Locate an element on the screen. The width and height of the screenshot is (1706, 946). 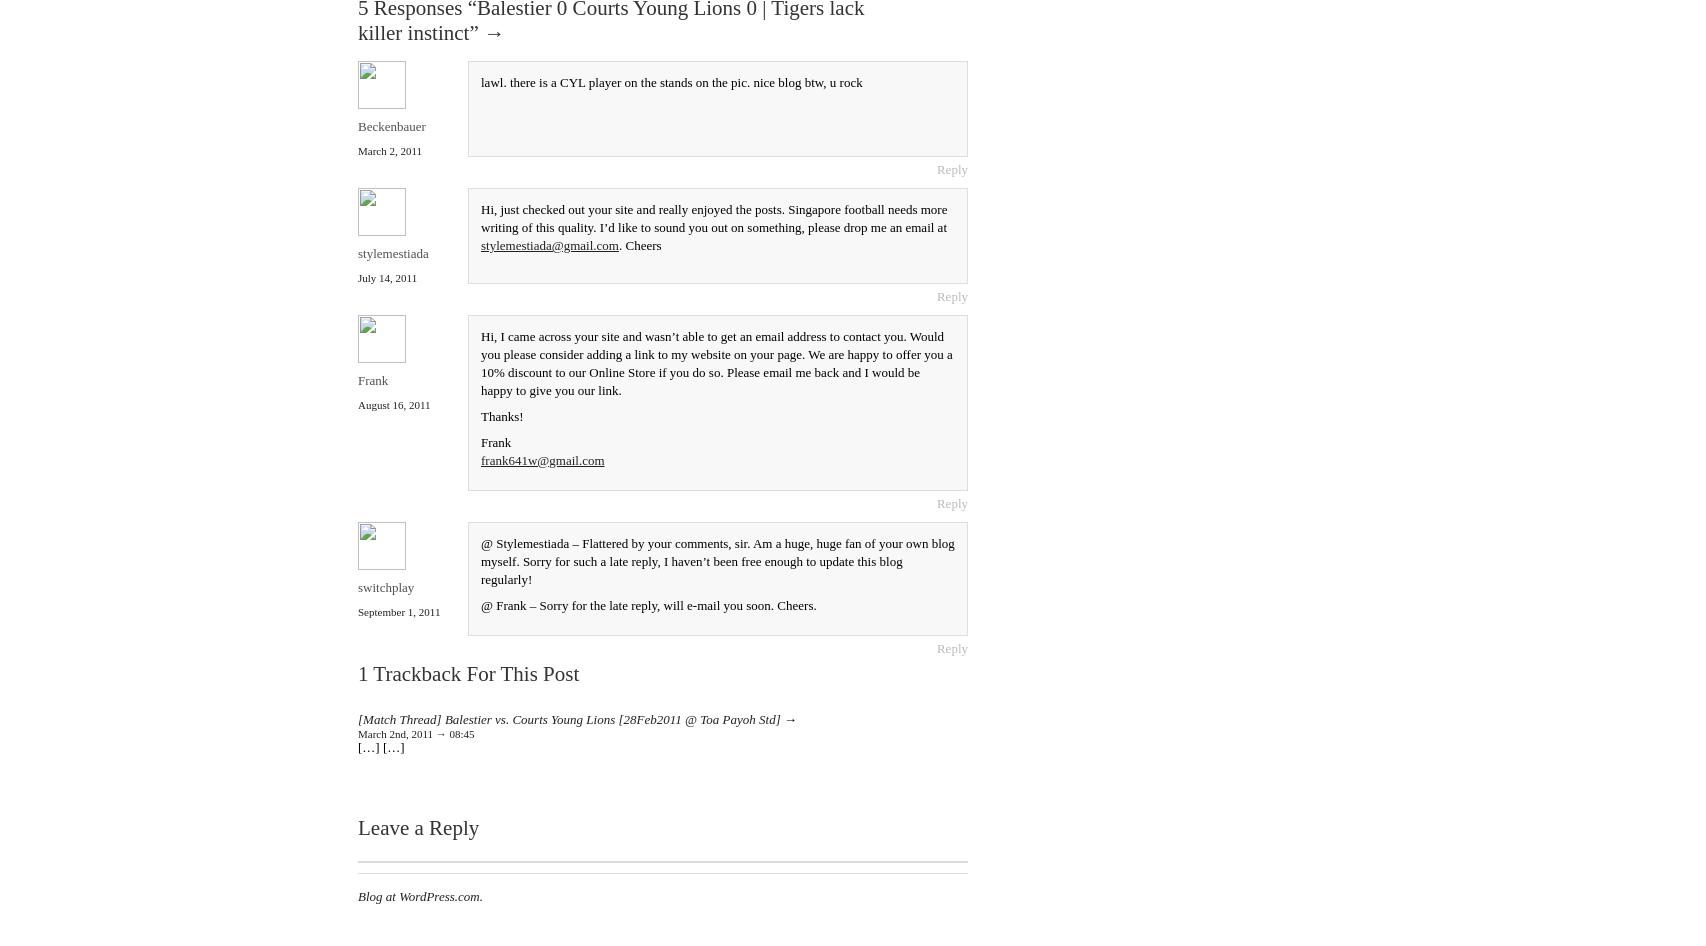
'September 1, 2011' is located at coordinates (399, 610).